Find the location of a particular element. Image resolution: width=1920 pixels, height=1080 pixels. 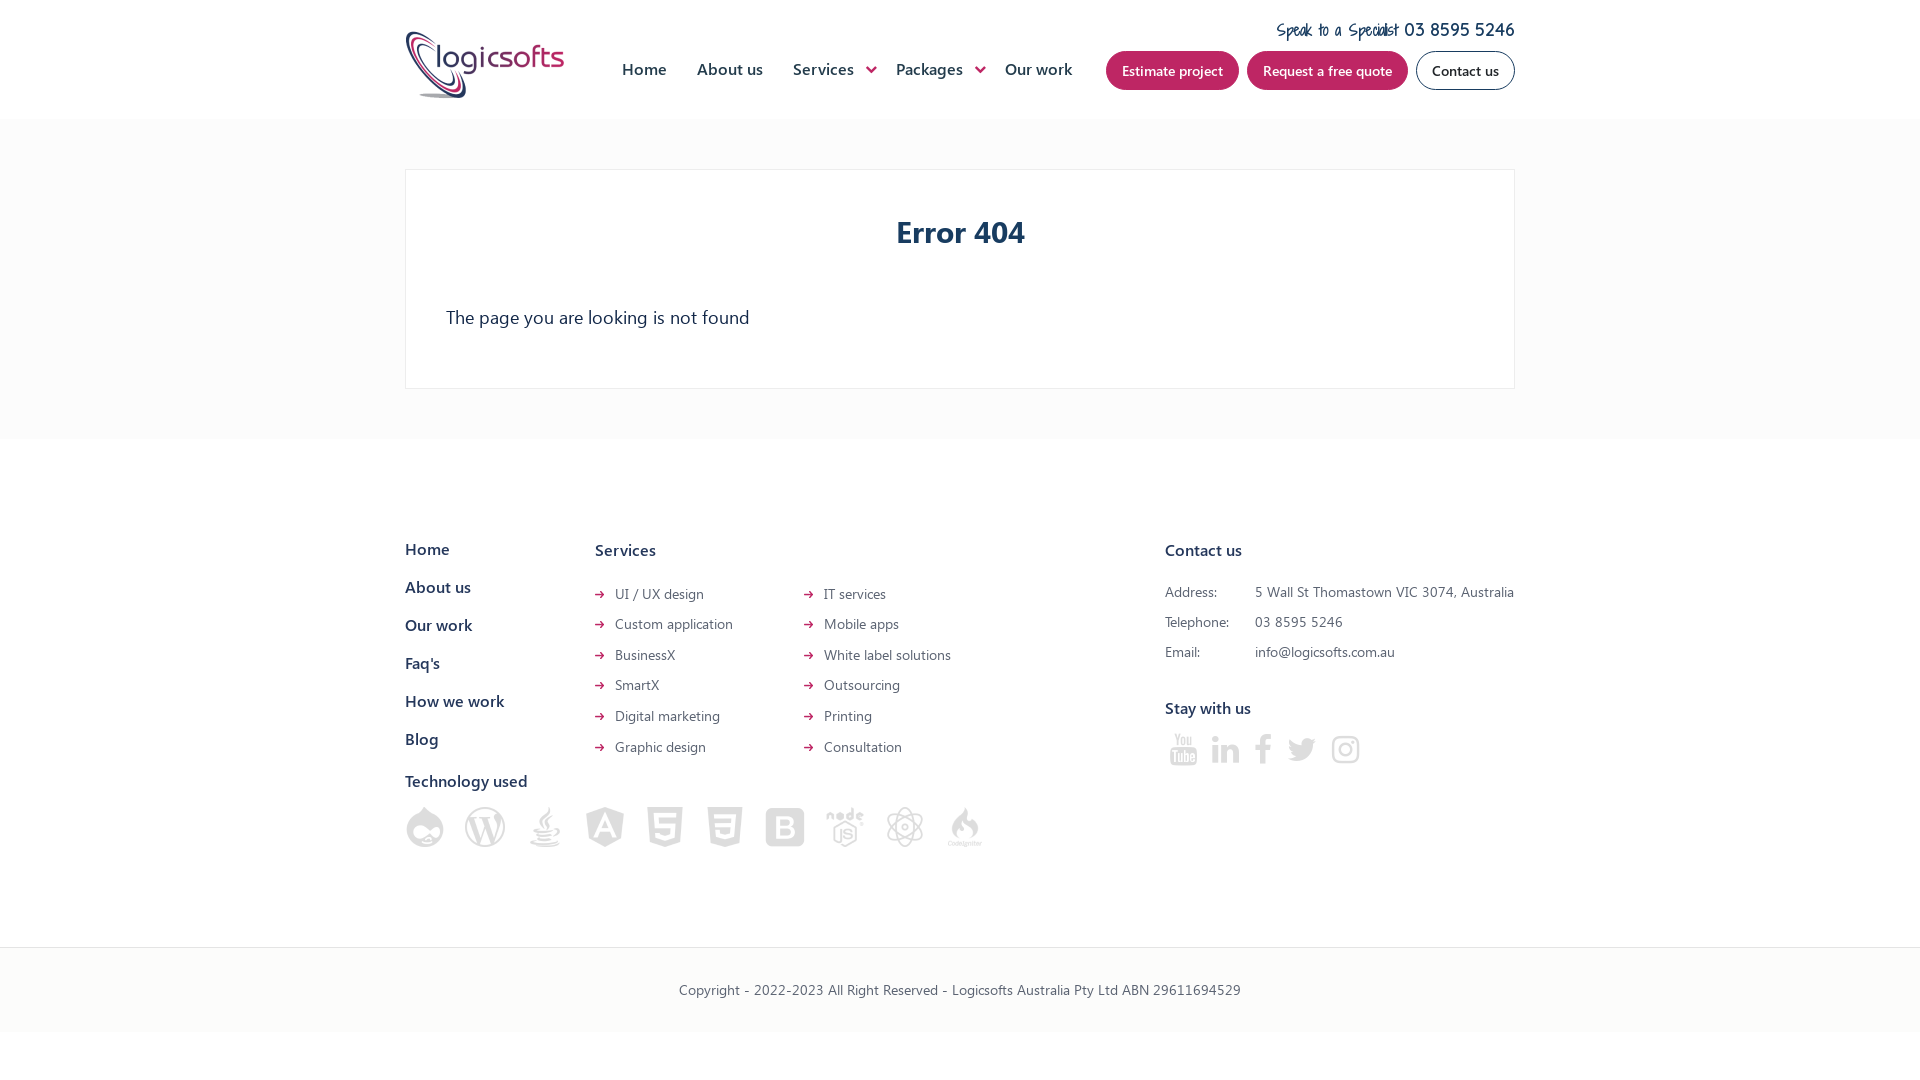

'03 8595 5246' is located at coordinates (1459, 29).